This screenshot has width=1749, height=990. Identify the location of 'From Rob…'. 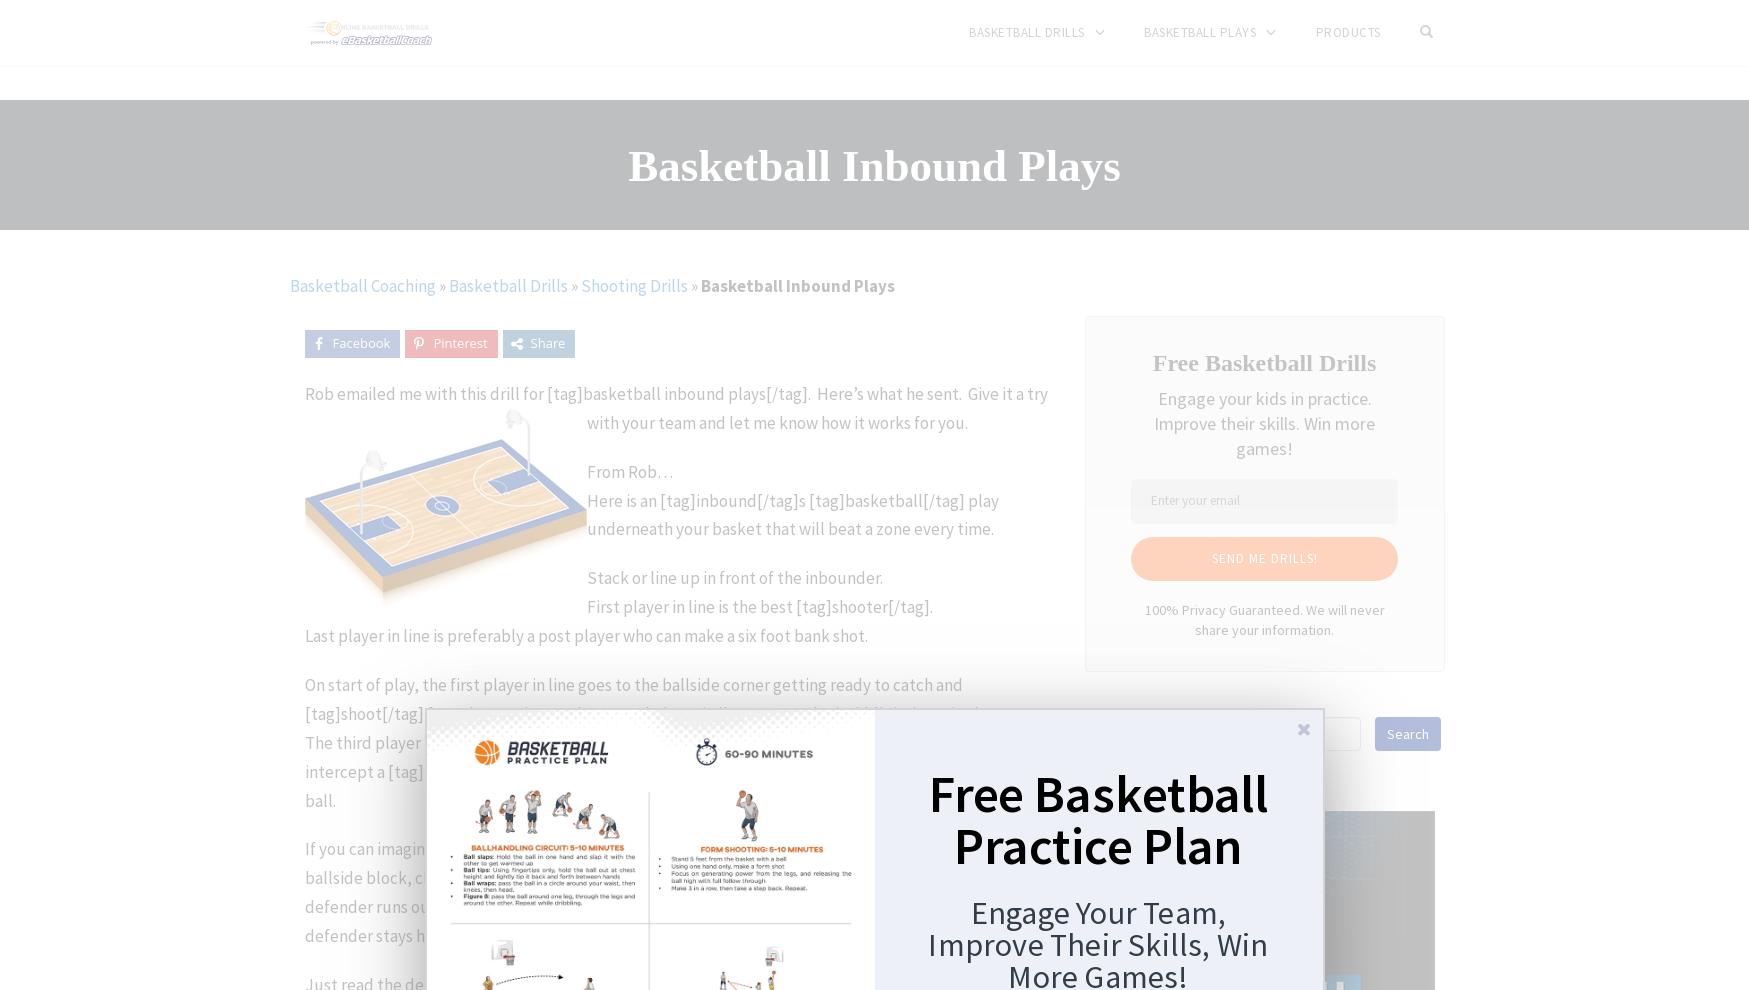
(628, 471).